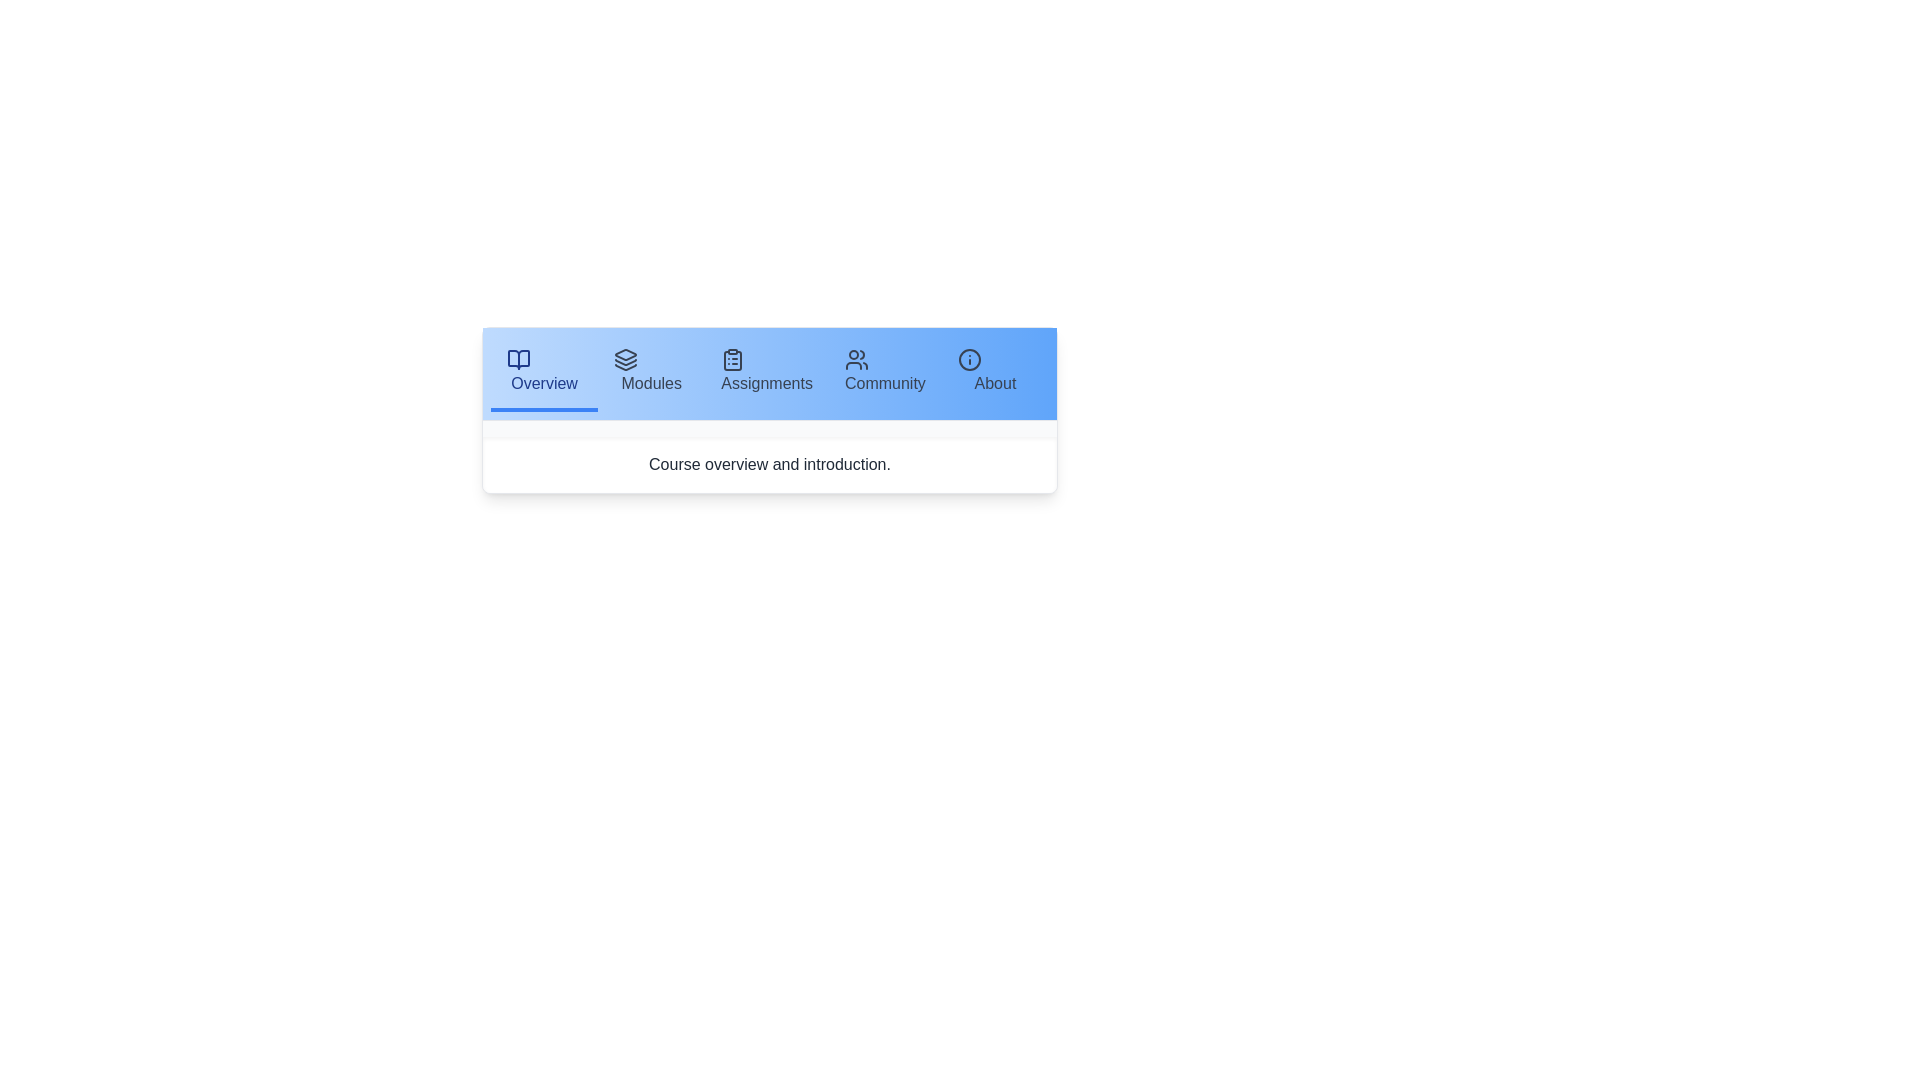 The width and height of the screenshot is (1920, 1080). Describe the element at coordinates (856, 358) in the screenshot. I see `the icon representing two user figures located above the 'Community' label in the navigation bar` at that location.